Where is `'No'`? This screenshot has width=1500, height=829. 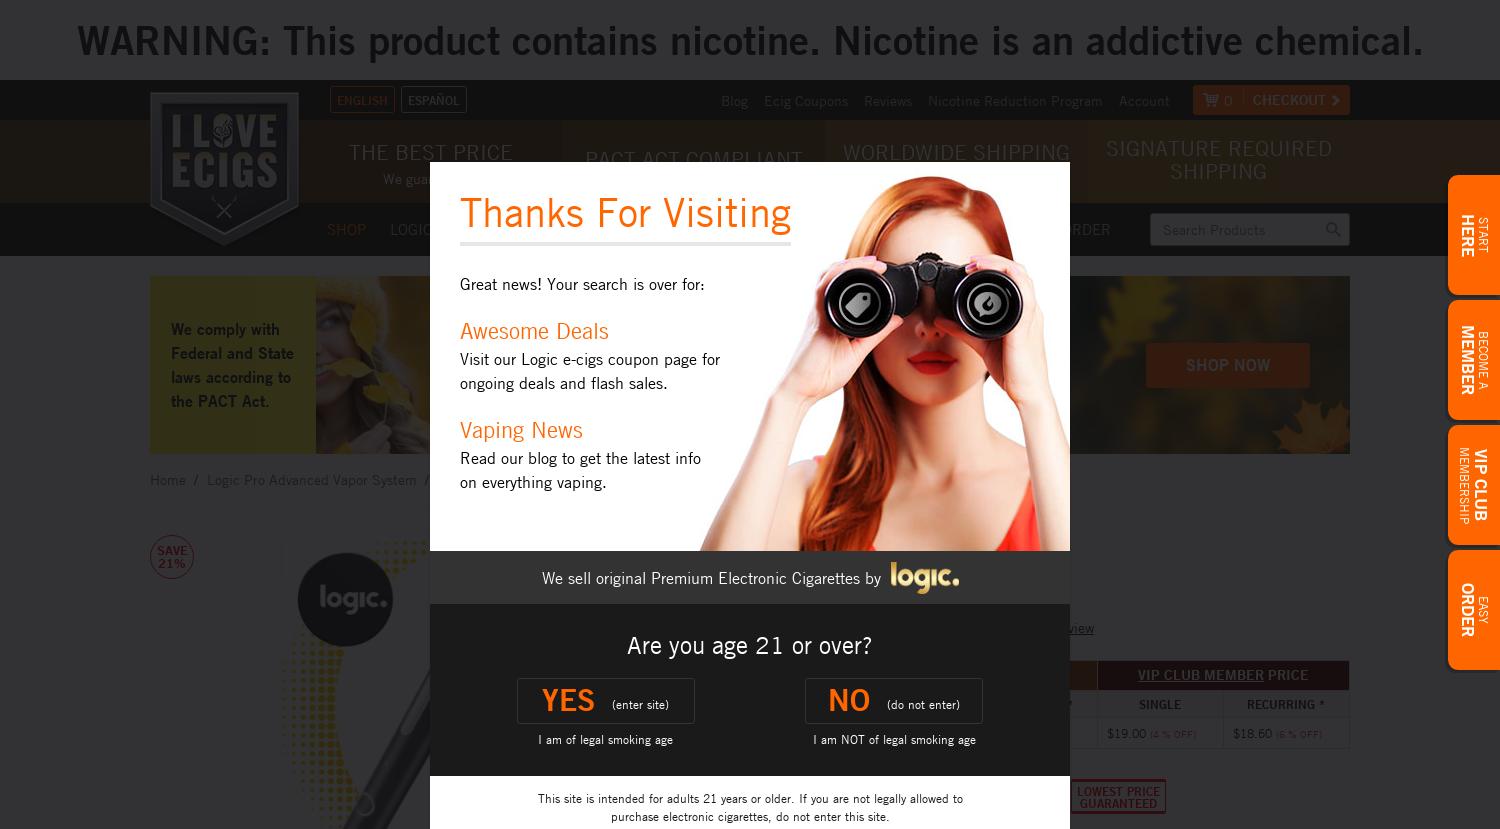 'No' is located at coordinates (852, 700).